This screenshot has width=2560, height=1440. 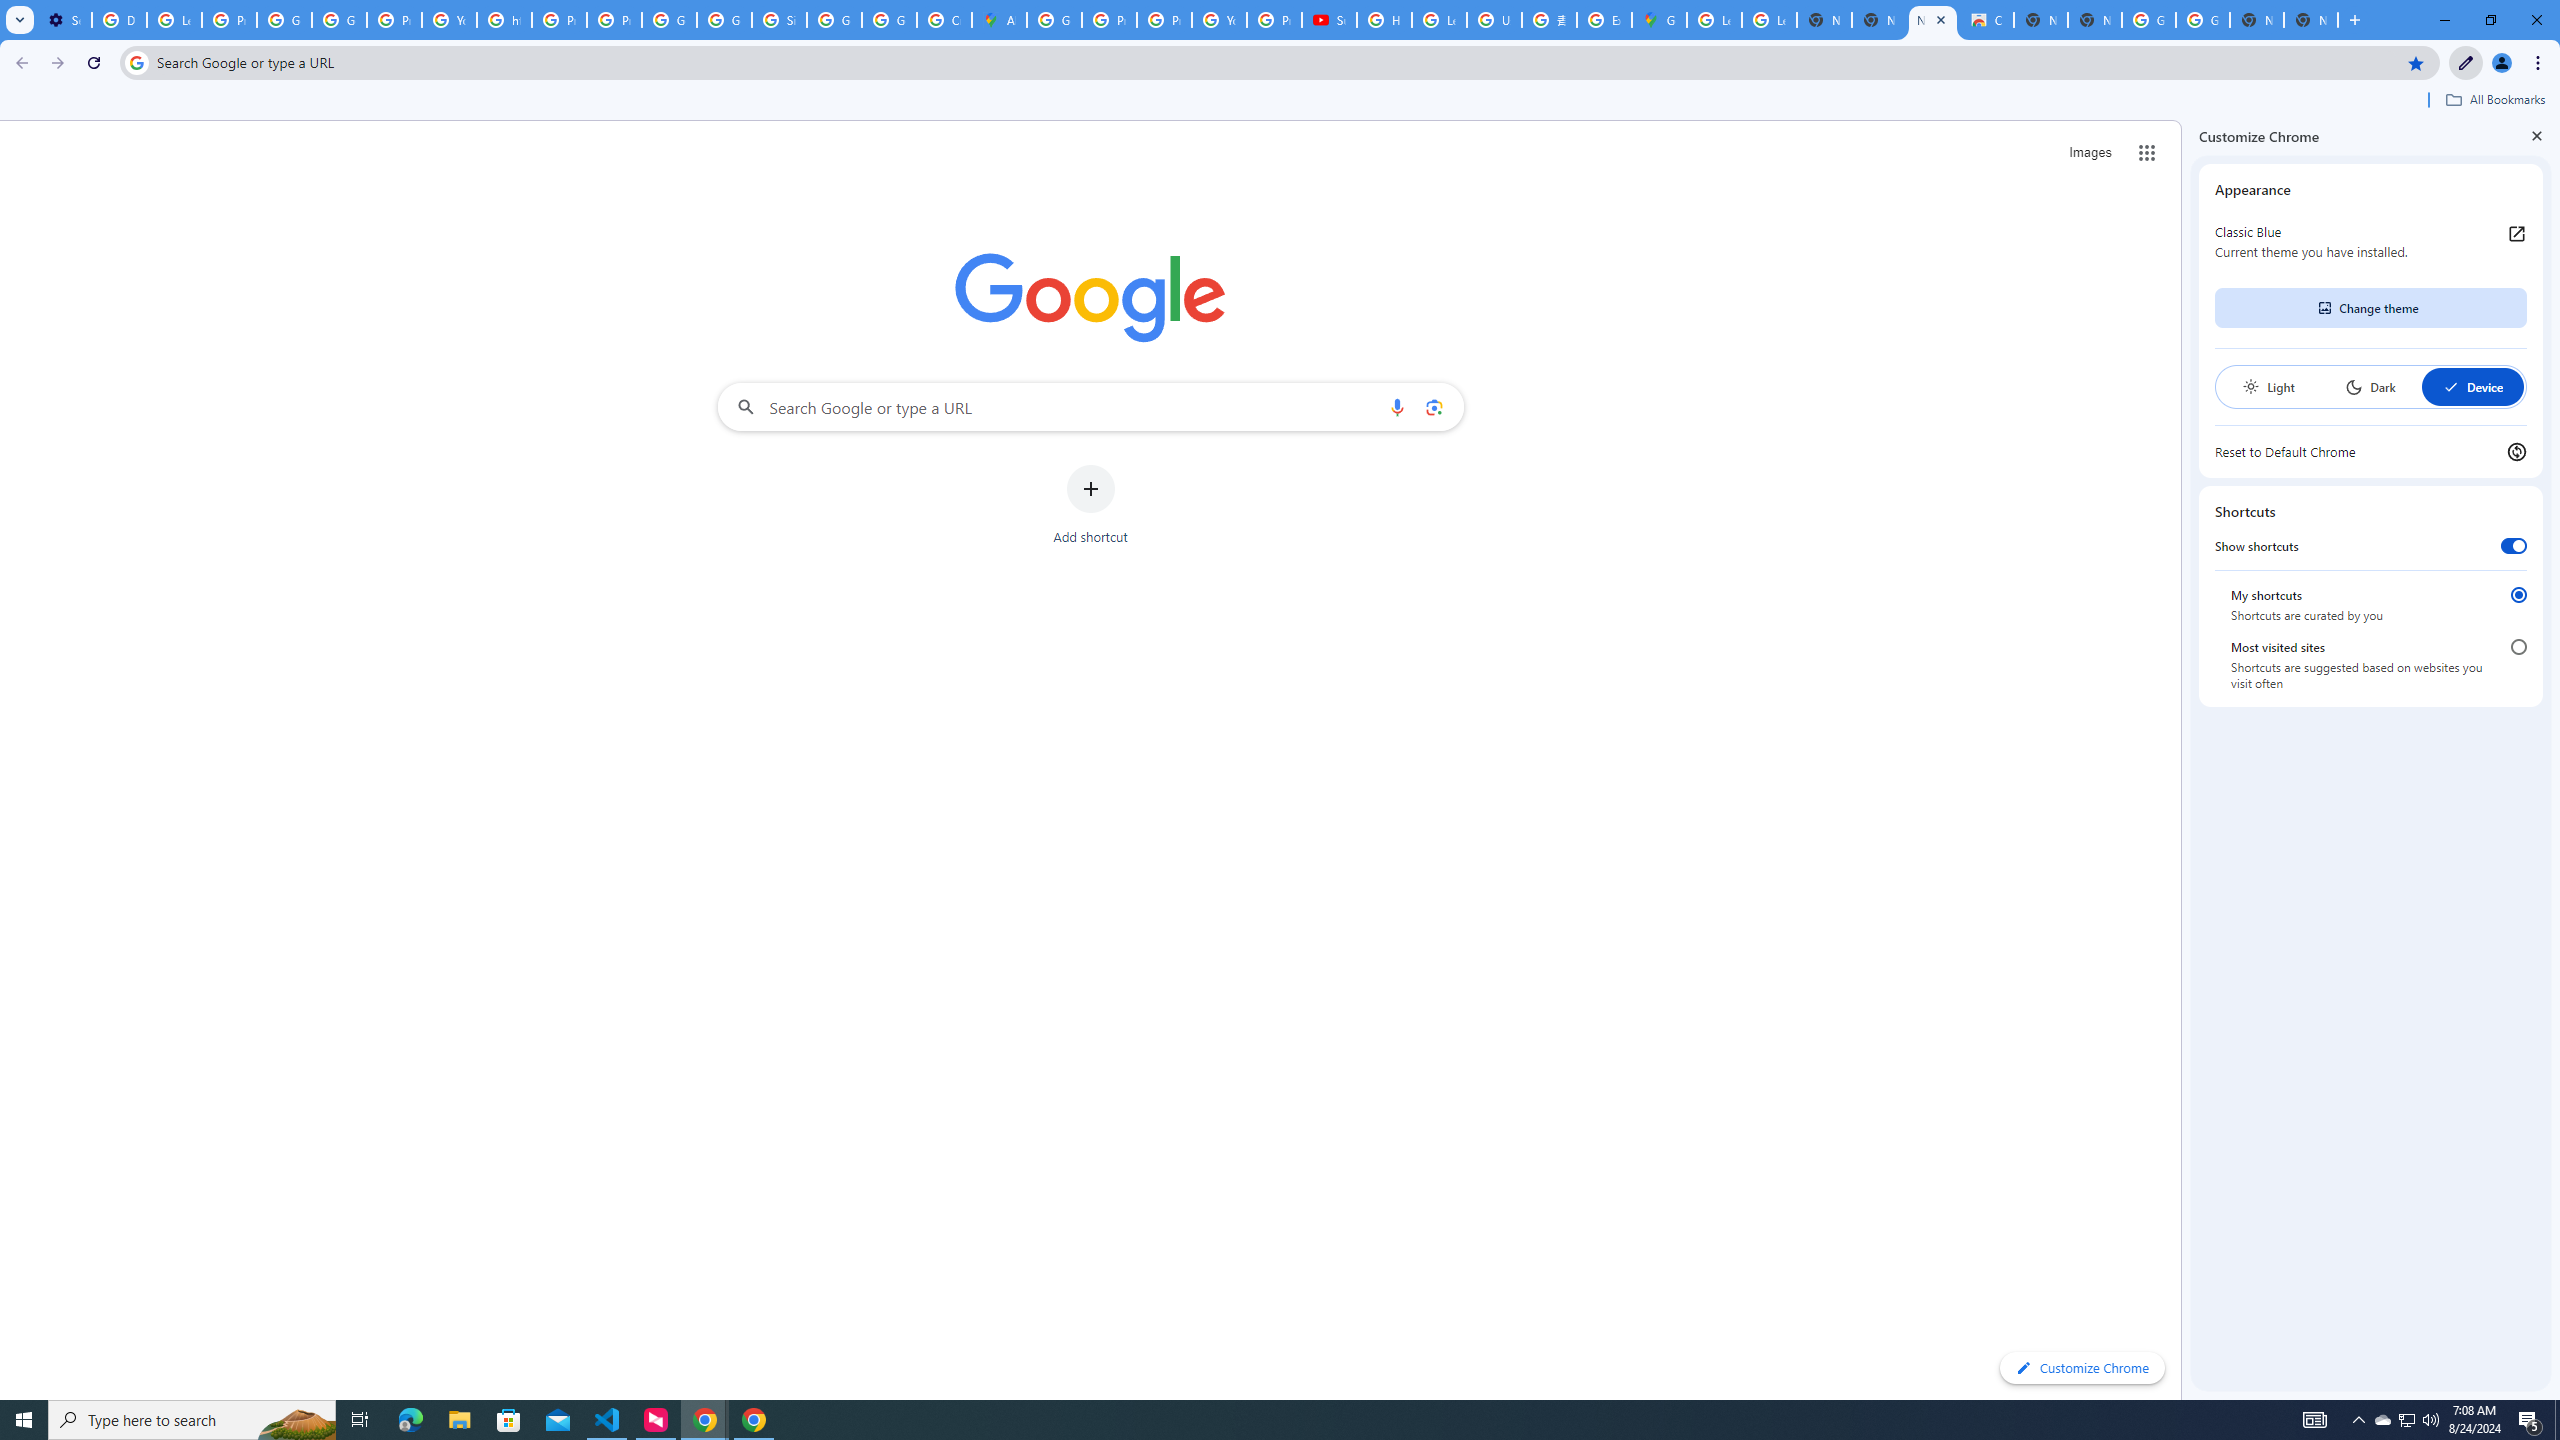 I want to click on 'Subscriptions - YouTube', so click(x=1328, y=19).